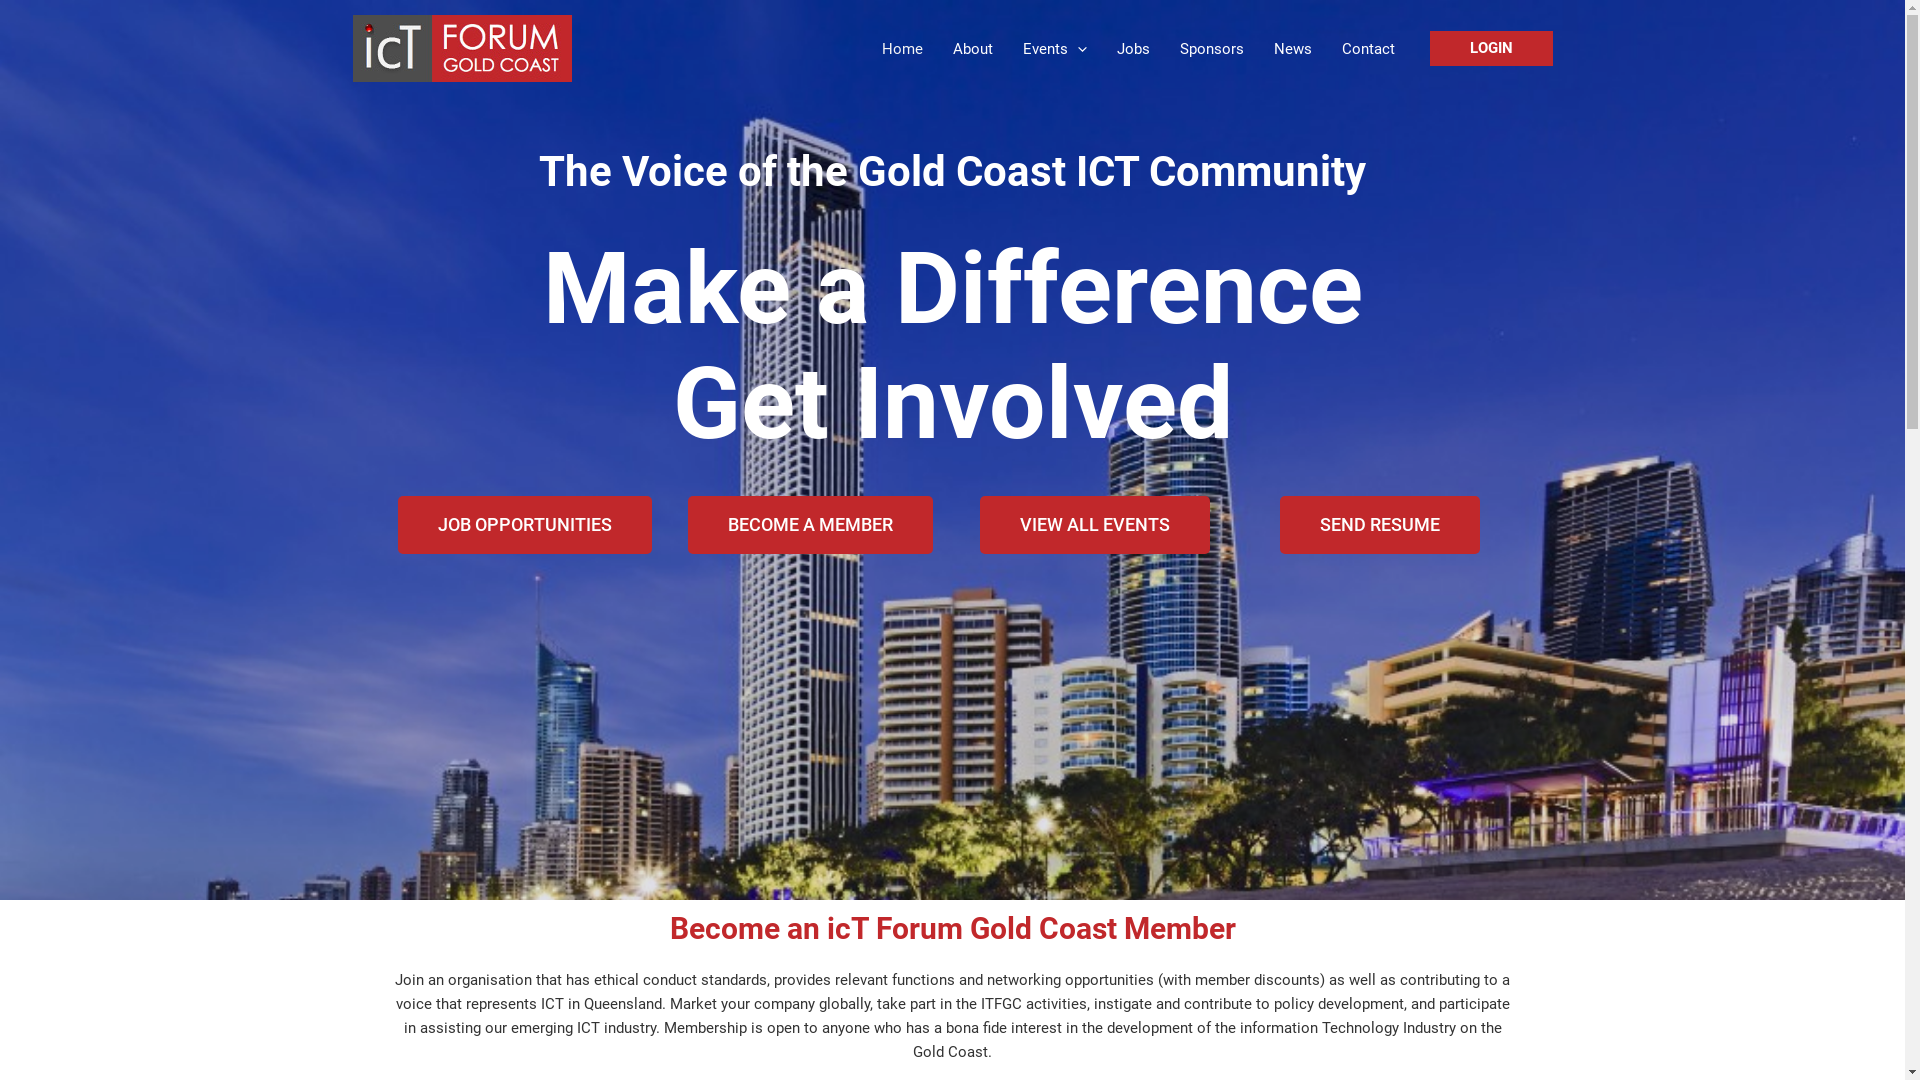  Describe the element at coordinates (524, 523) in the screenshot. I see `'JOB OPPORTUNITIES'` at that location.